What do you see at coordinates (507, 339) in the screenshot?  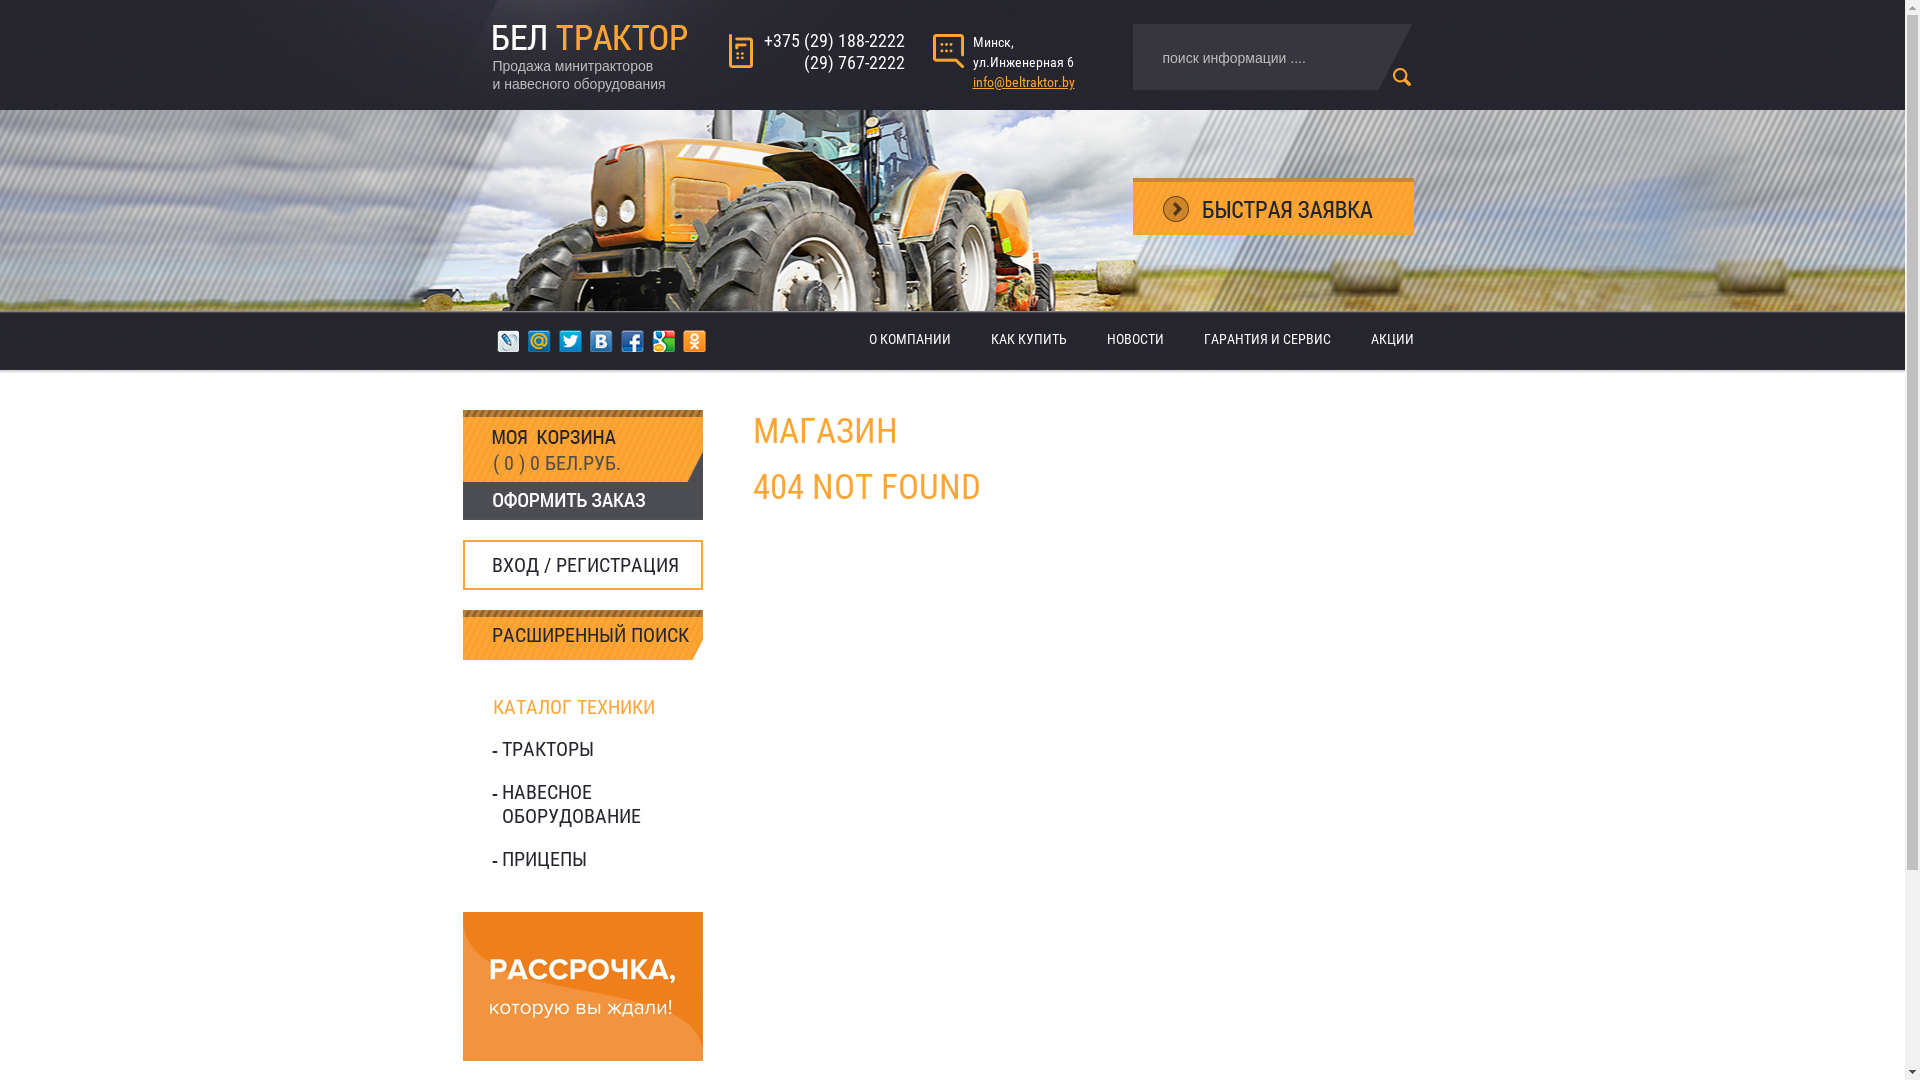 I see `'LiveJournal'` at bounding box center [507, 339].